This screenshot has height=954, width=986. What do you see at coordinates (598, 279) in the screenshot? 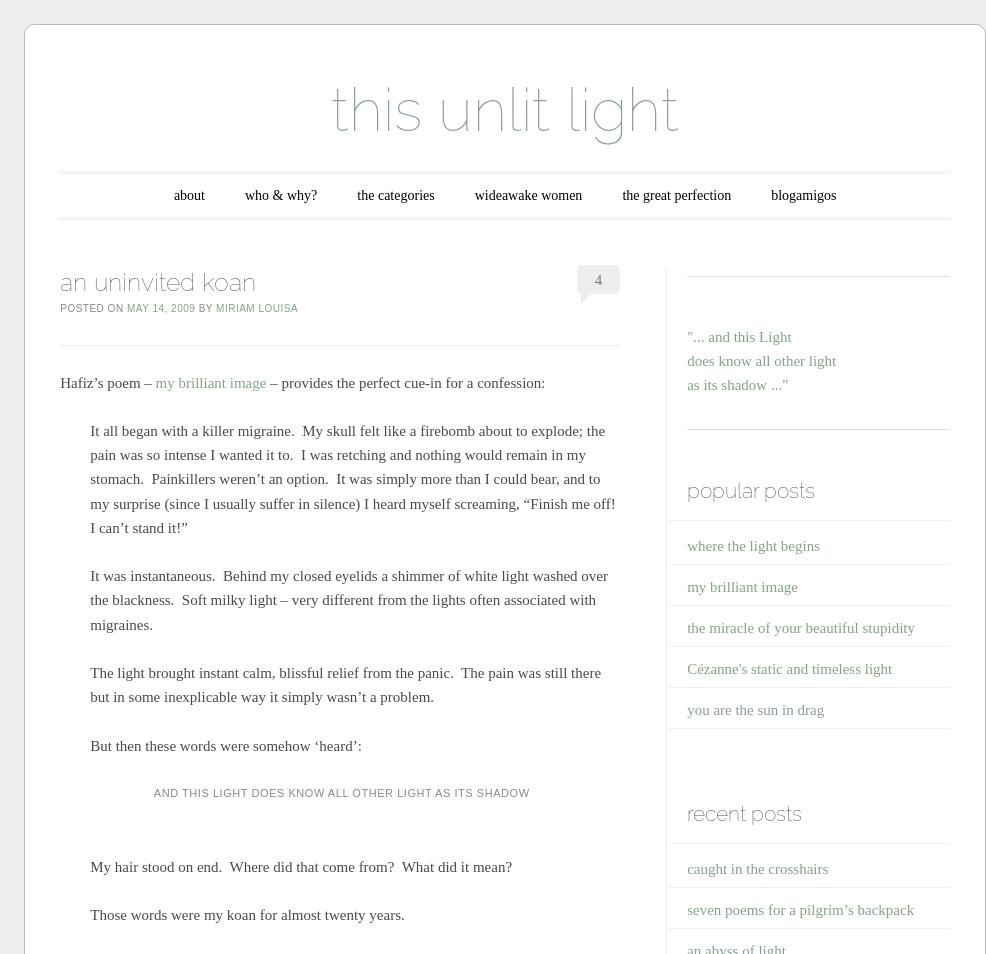
I see `'4'` at bounding box center [598, 279].